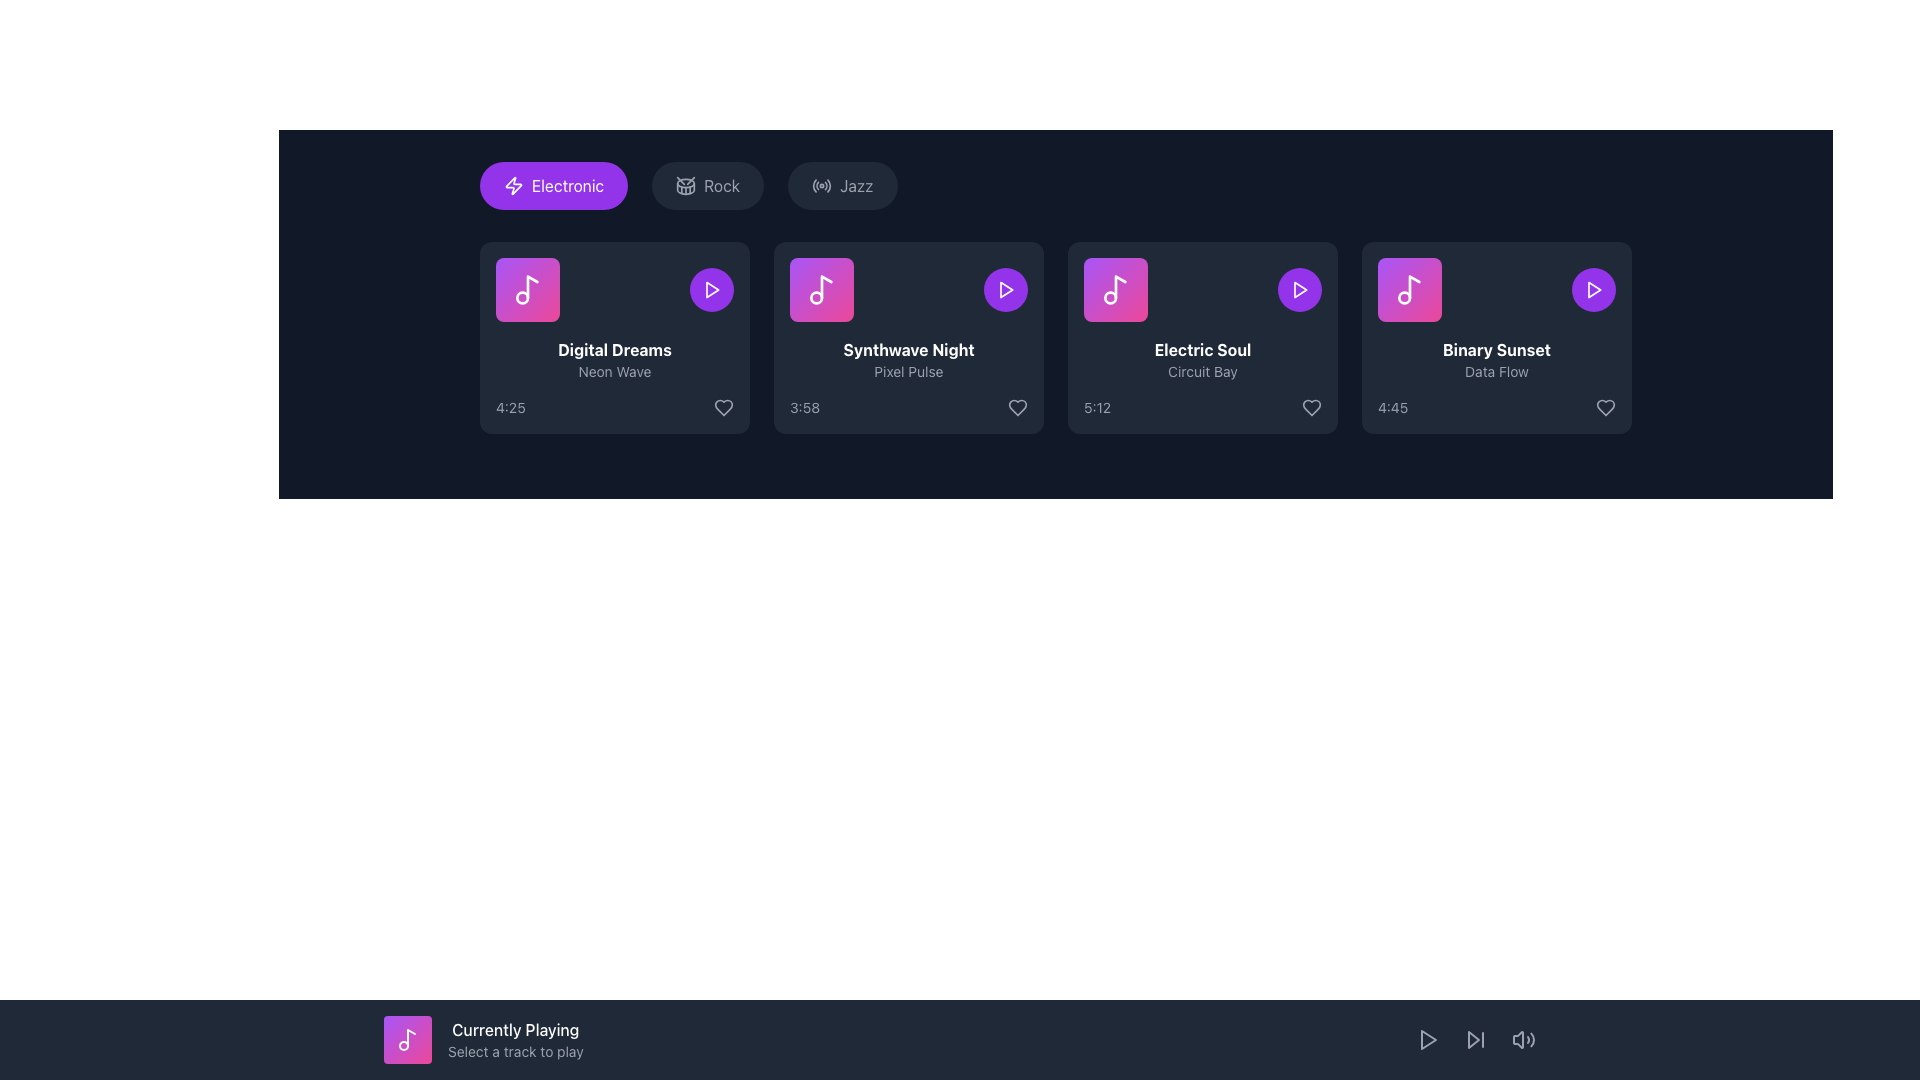  What do you see at coordinates (1006, 289) in the screenshot?
I see `the circular play button with a purple gradient background located at the top-right corner of the 'Synthwave Night' track card to play the track` at bounding box center [1006, 289].